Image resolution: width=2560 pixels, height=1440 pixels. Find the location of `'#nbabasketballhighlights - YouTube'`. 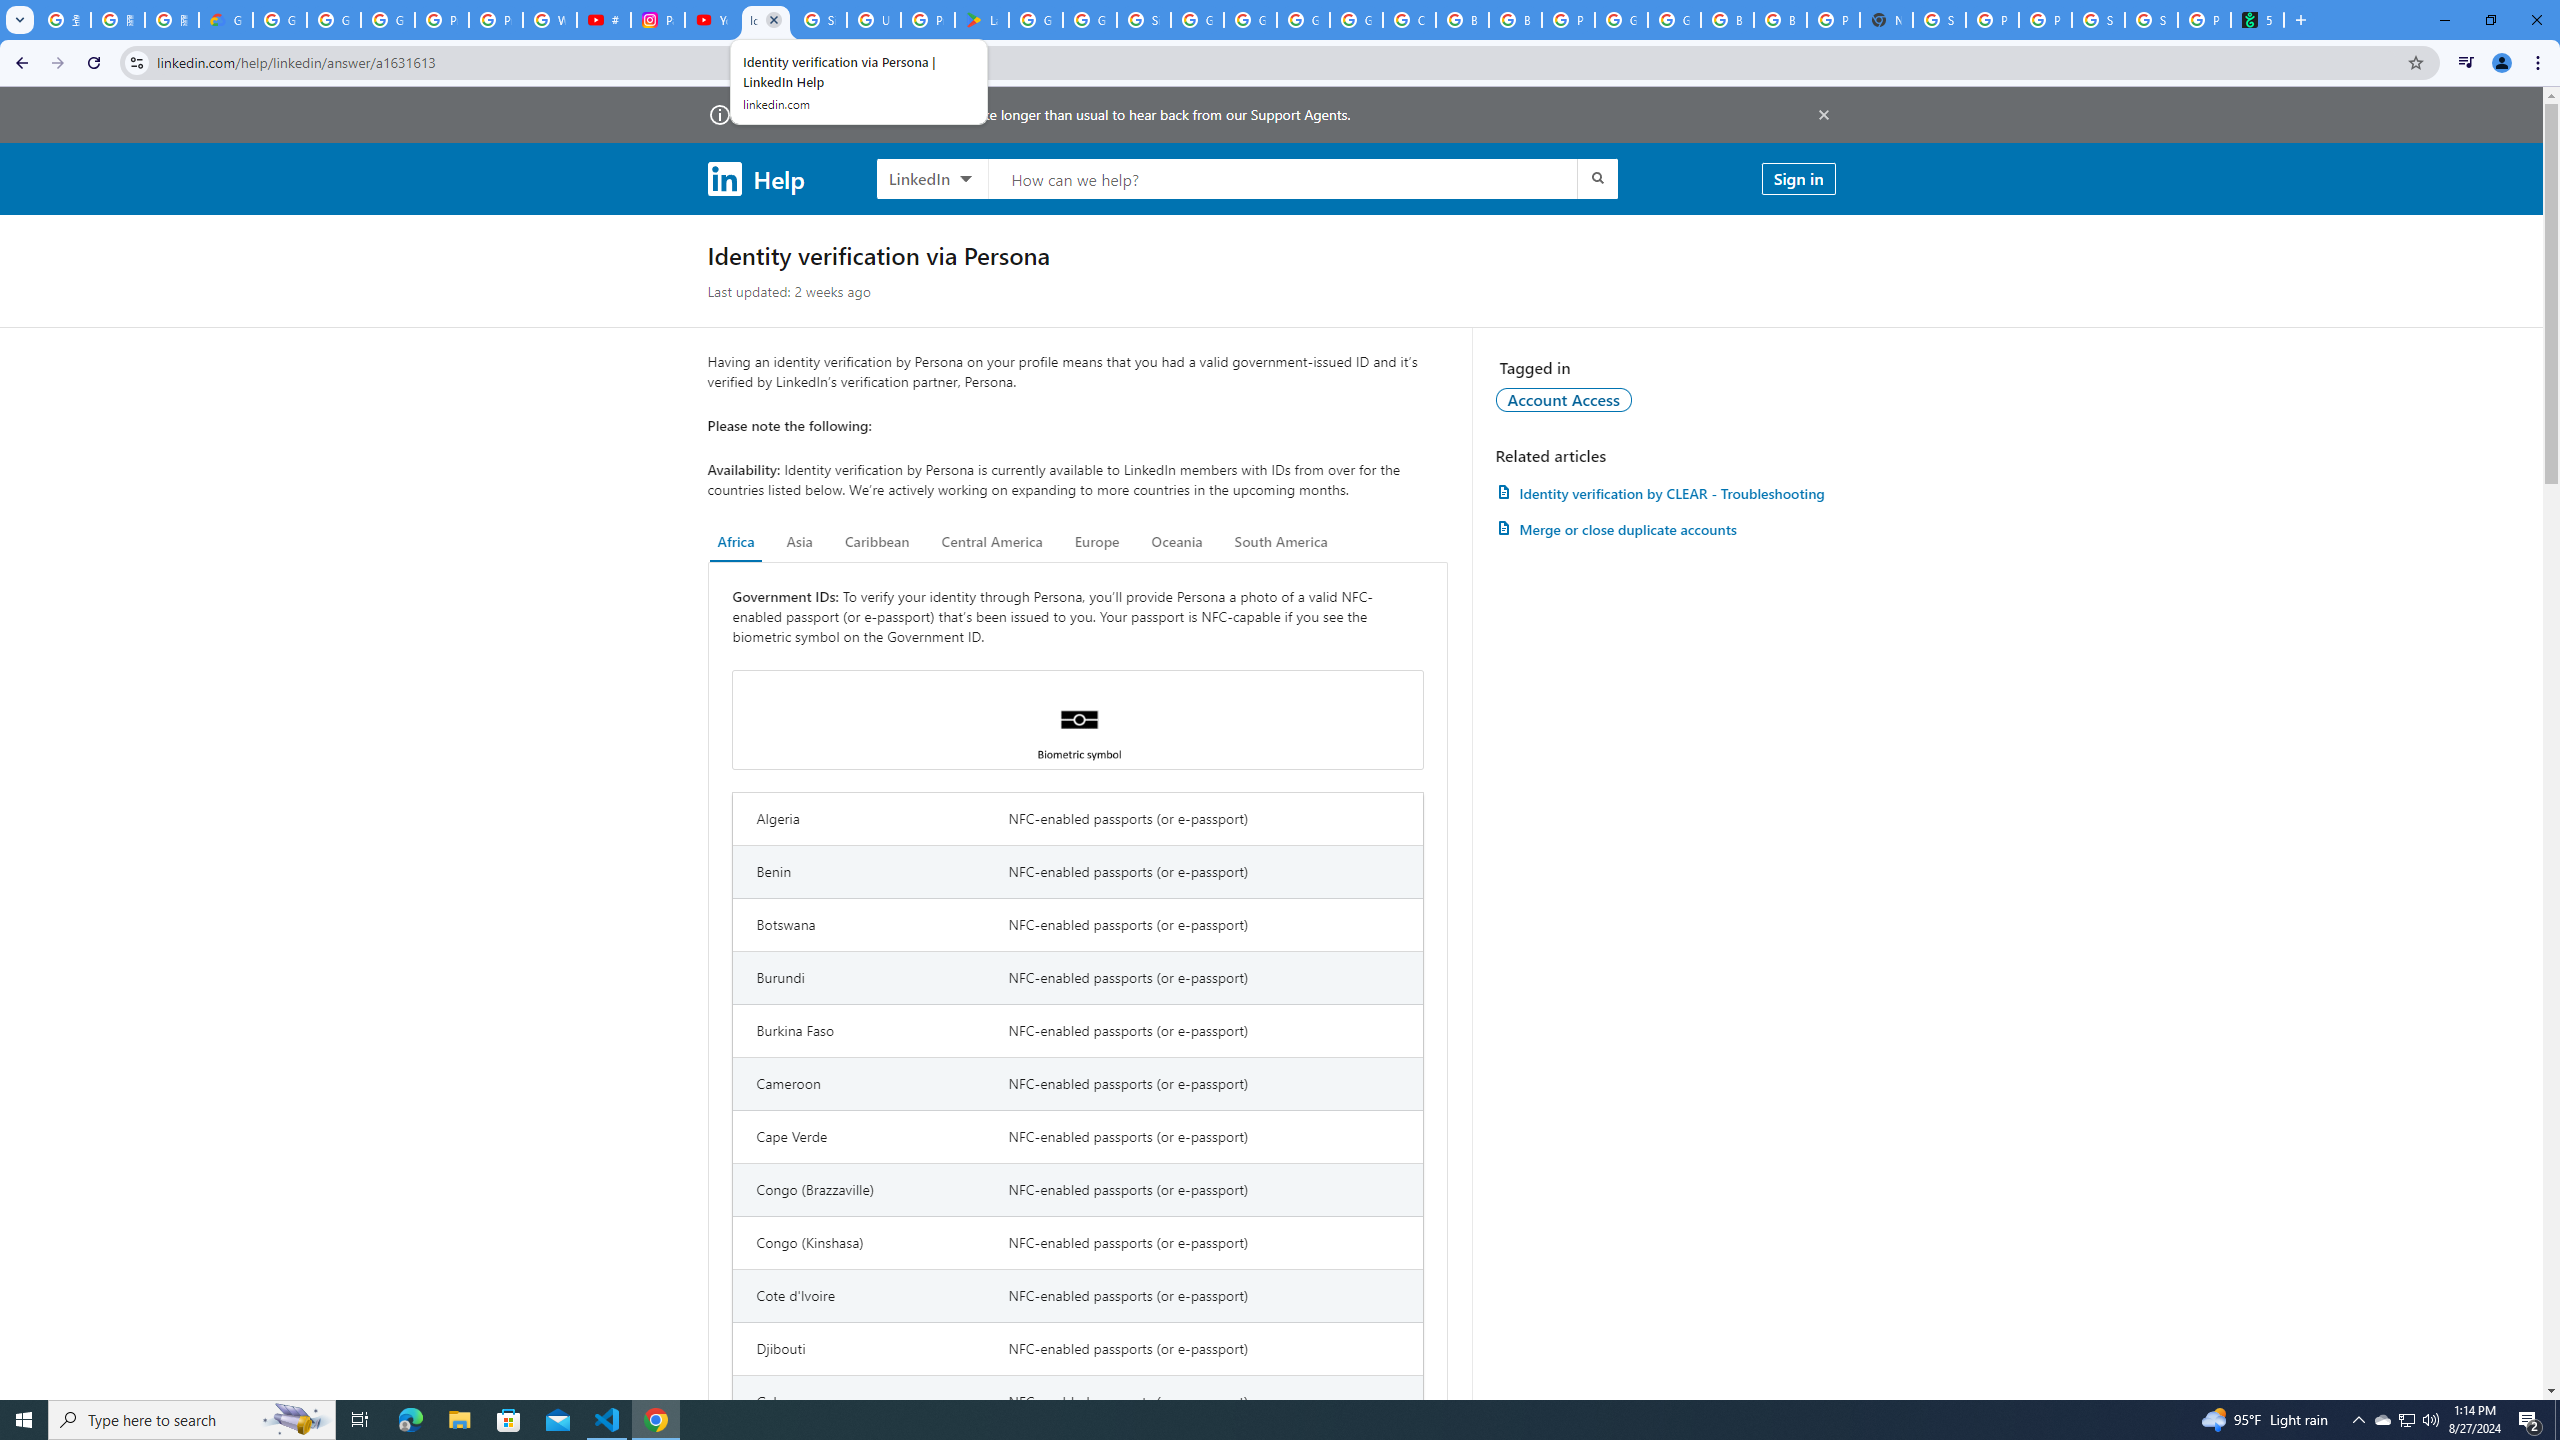

'#nbabasketballhighlights - YouTube' is located at coordinates (603, 19).